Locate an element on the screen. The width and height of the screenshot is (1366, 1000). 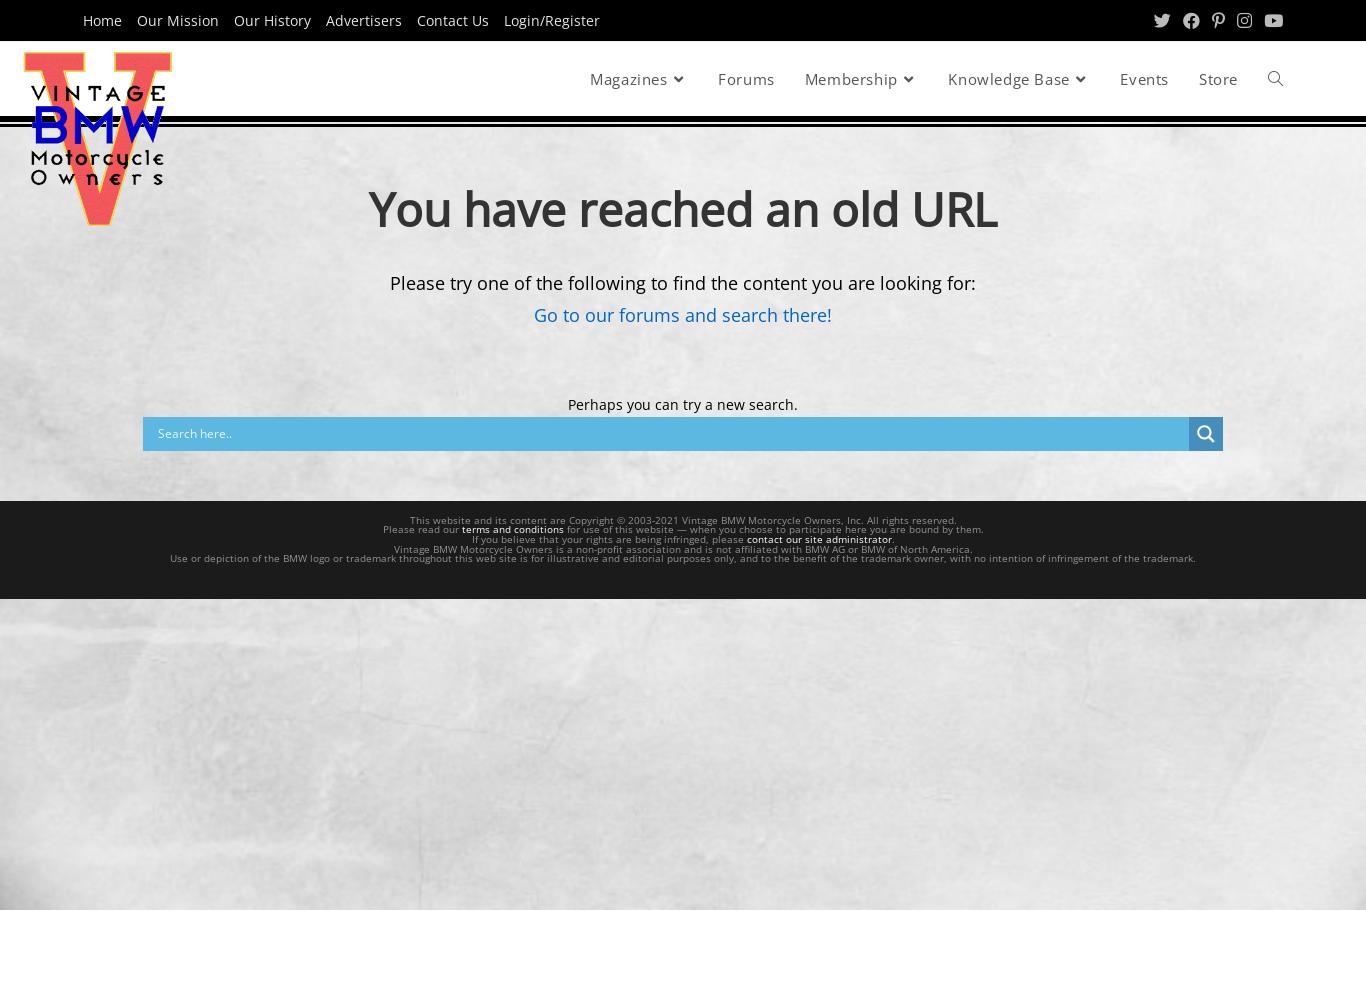
'Home' is located at coordinates (102, 20).